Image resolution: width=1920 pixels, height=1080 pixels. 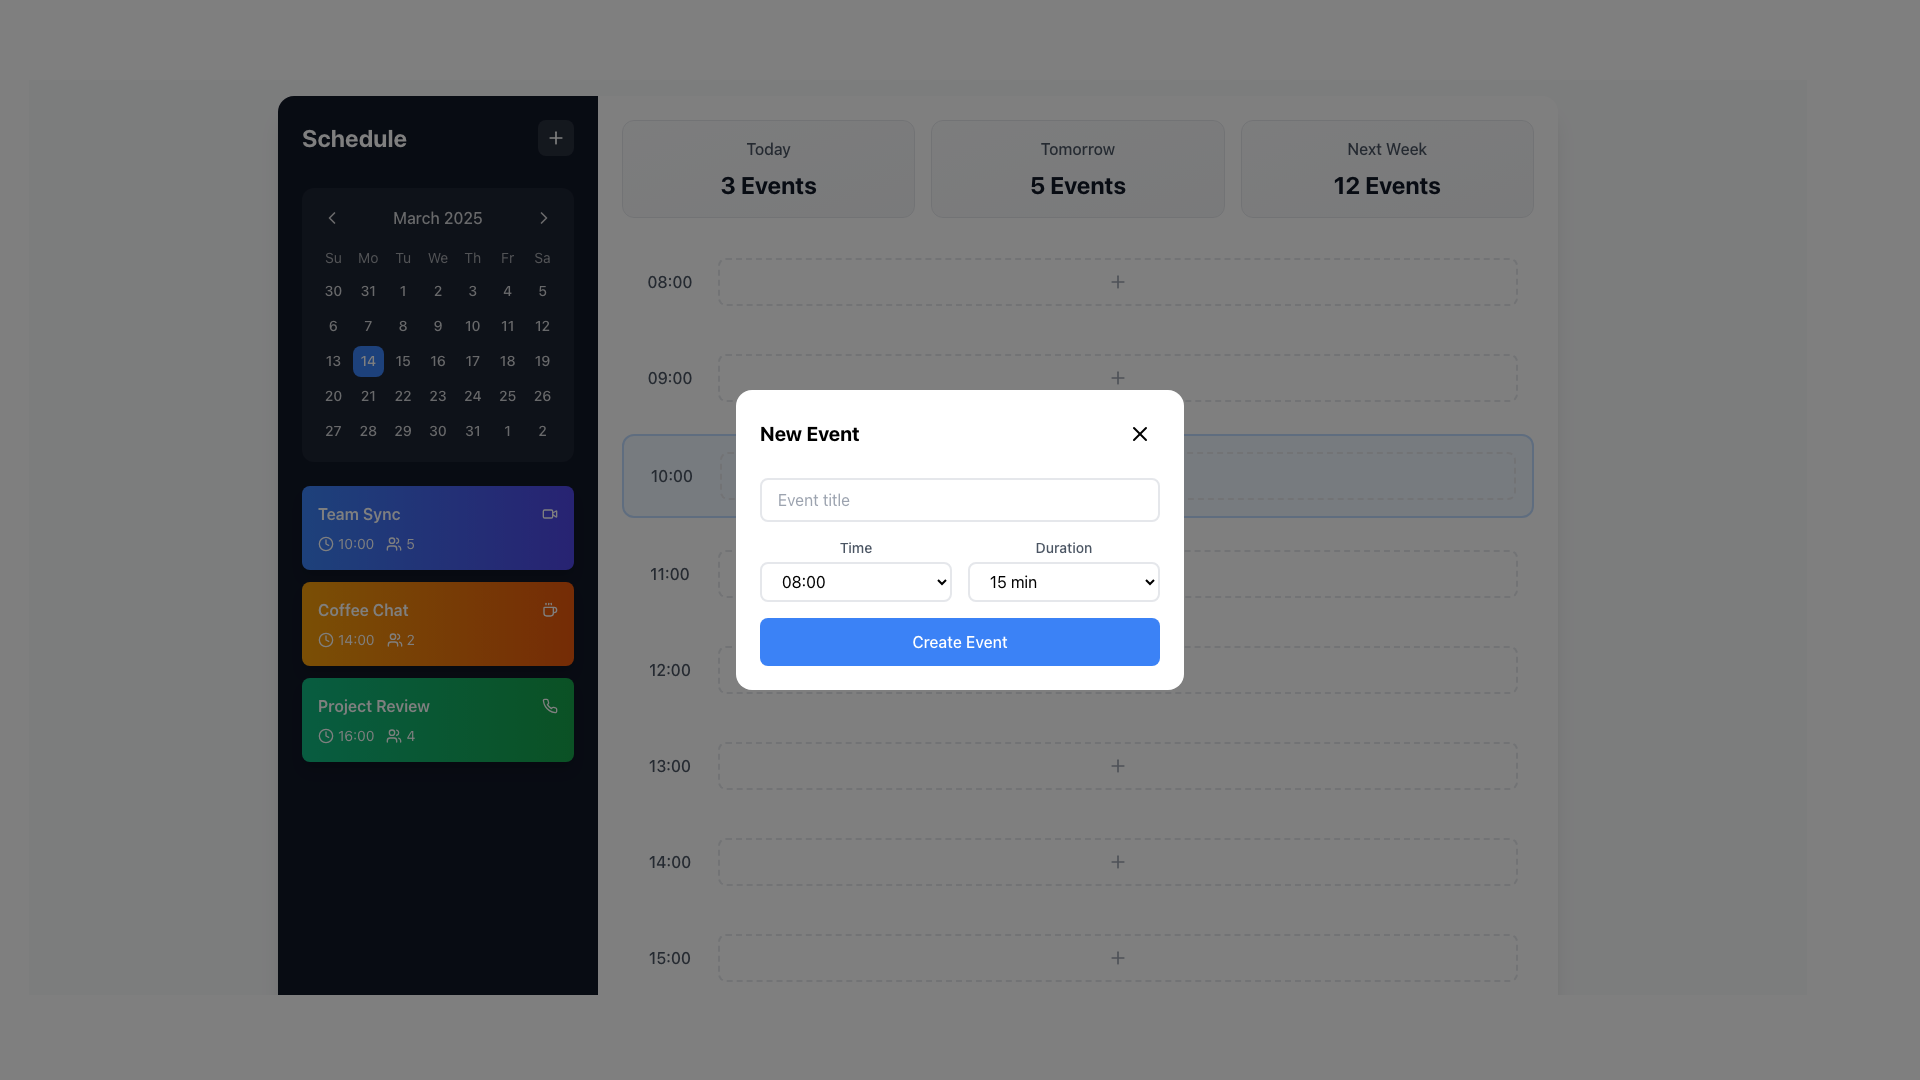 I want to click on the interactive icon for adding new items located near the bottom-right corner of the 'Create Event' button in the white modal window, so click(x=1117, y=670).